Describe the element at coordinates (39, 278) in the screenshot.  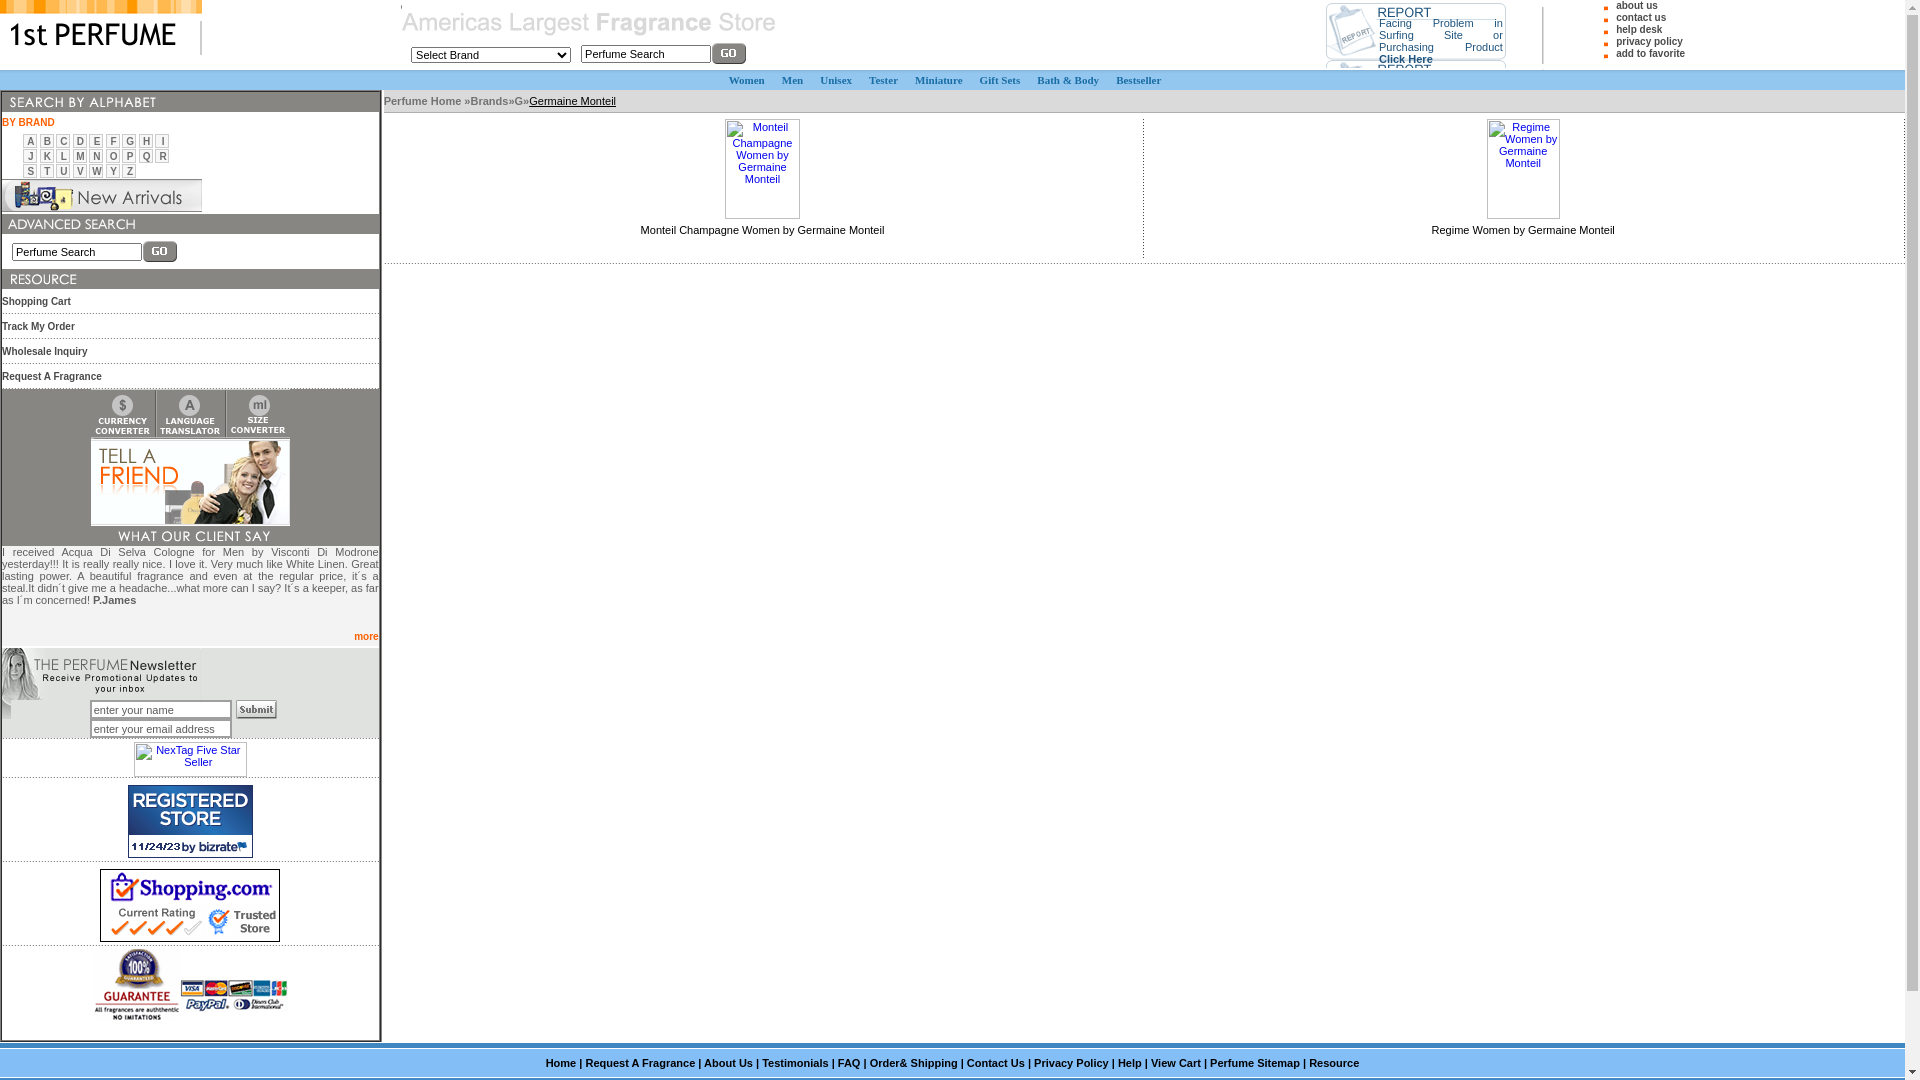
I see `'1st Perfume Resource'` at that location.